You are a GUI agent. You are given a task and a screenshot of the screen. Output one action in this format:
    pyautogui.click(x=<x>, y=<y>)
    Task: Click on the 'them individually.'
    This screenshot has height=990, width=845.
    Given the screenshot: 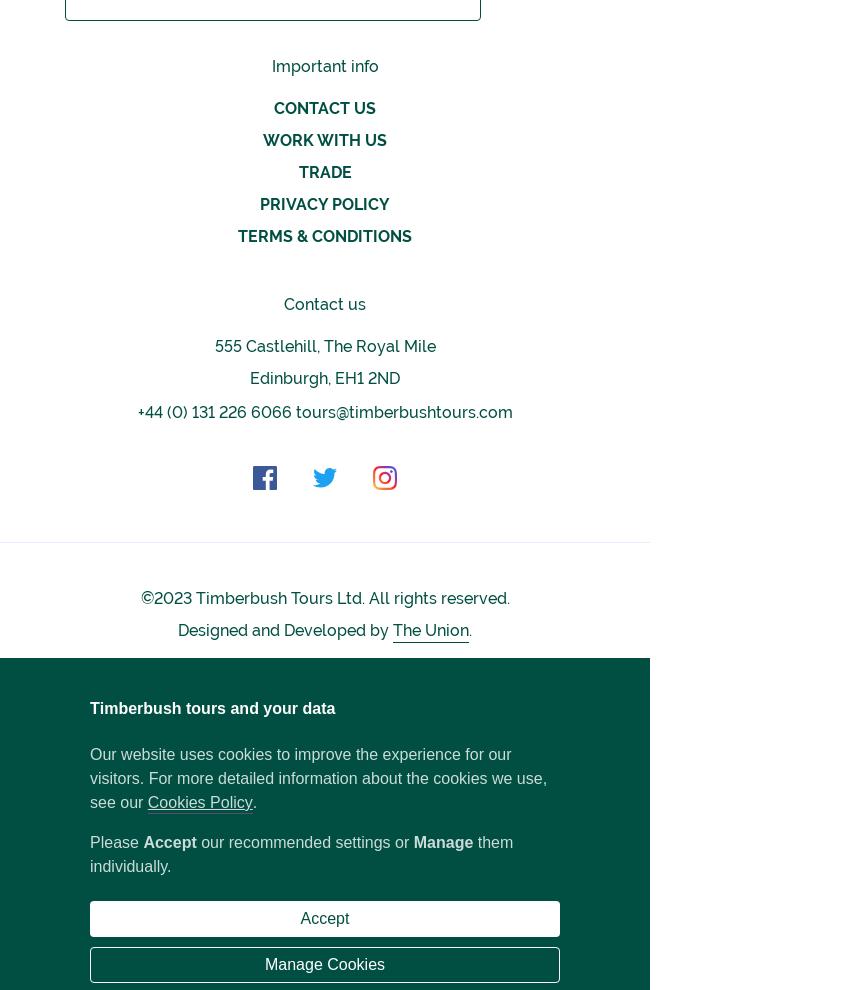 What is the action you would take?
    pyautogui.click(x=301, y=854)
    